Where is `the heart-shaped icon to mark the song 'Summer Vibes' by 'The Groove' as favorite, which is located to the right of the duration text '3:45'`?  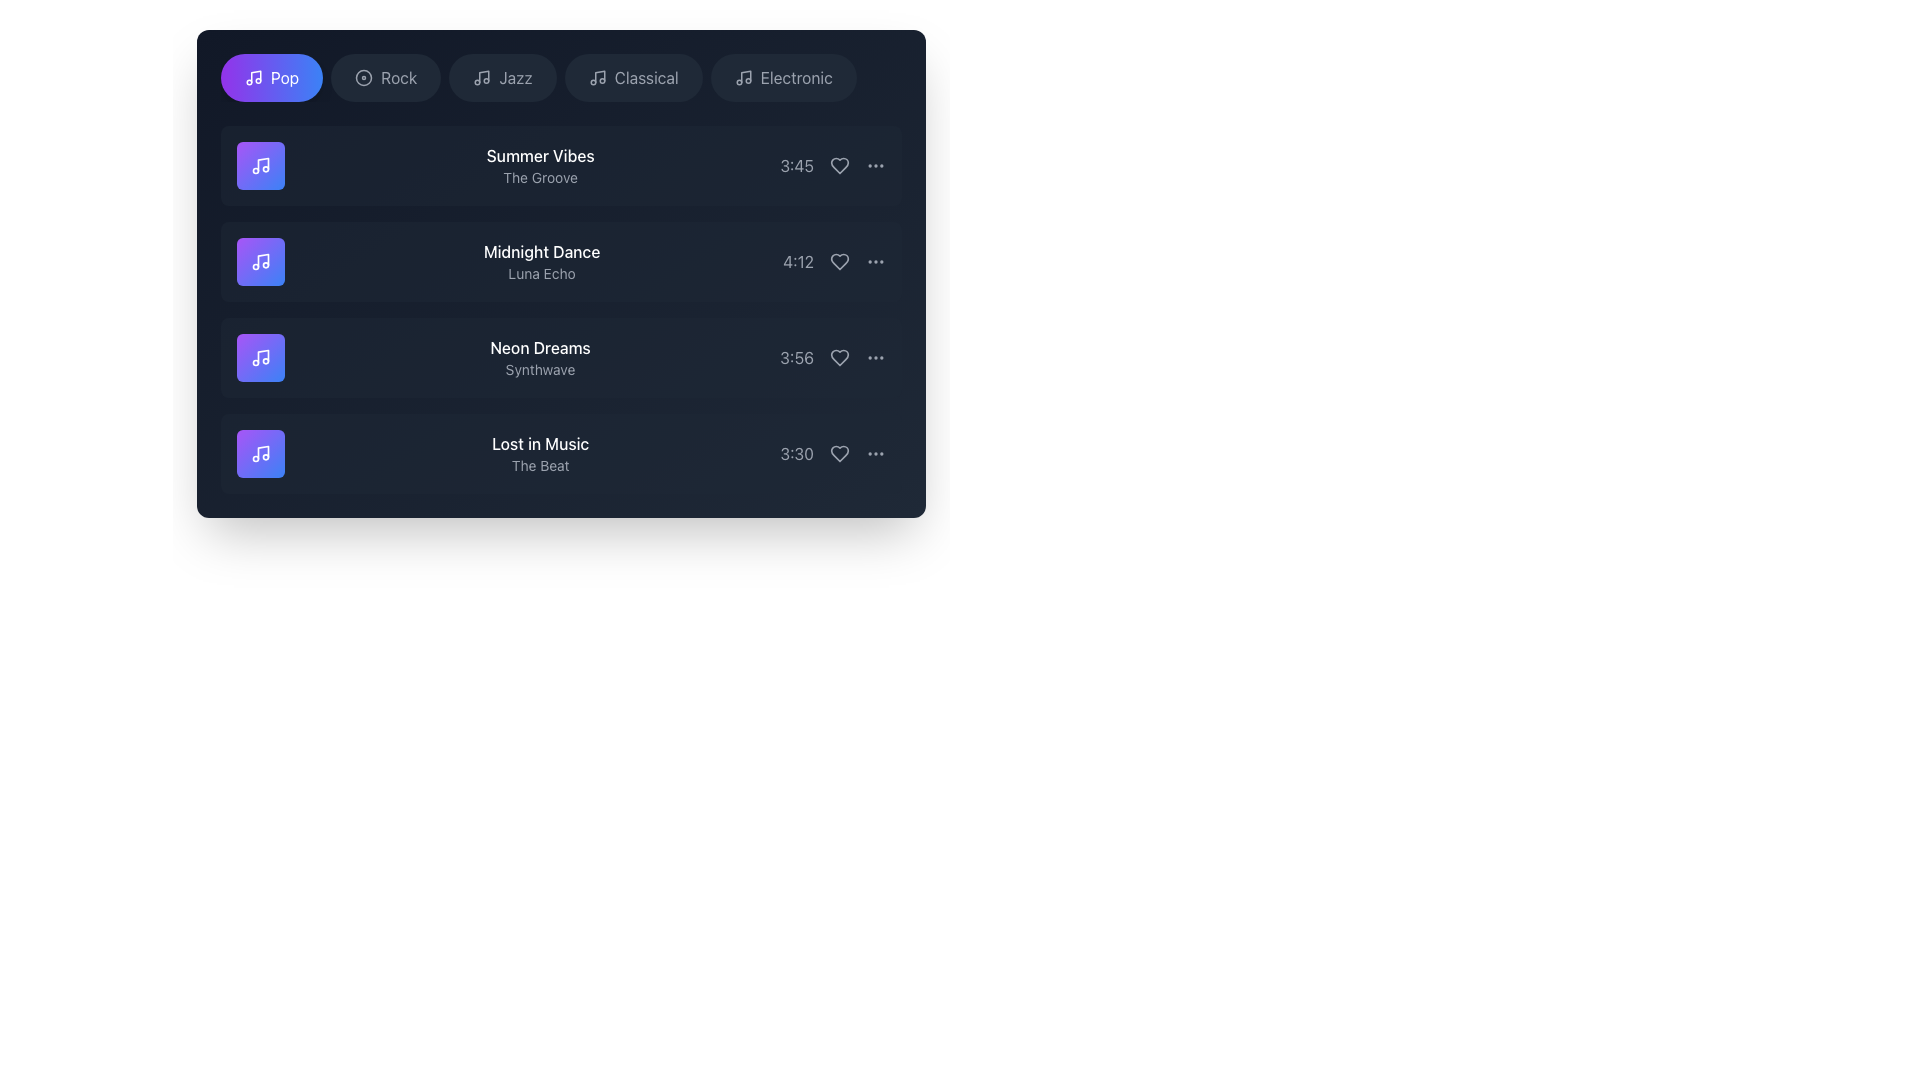
the heart-shaped icon to mark the song 'Summer Vibes' by 'The Groove' as favorite, which is located to the right of the duration text '3:45' is located at coordinates (840, 164).